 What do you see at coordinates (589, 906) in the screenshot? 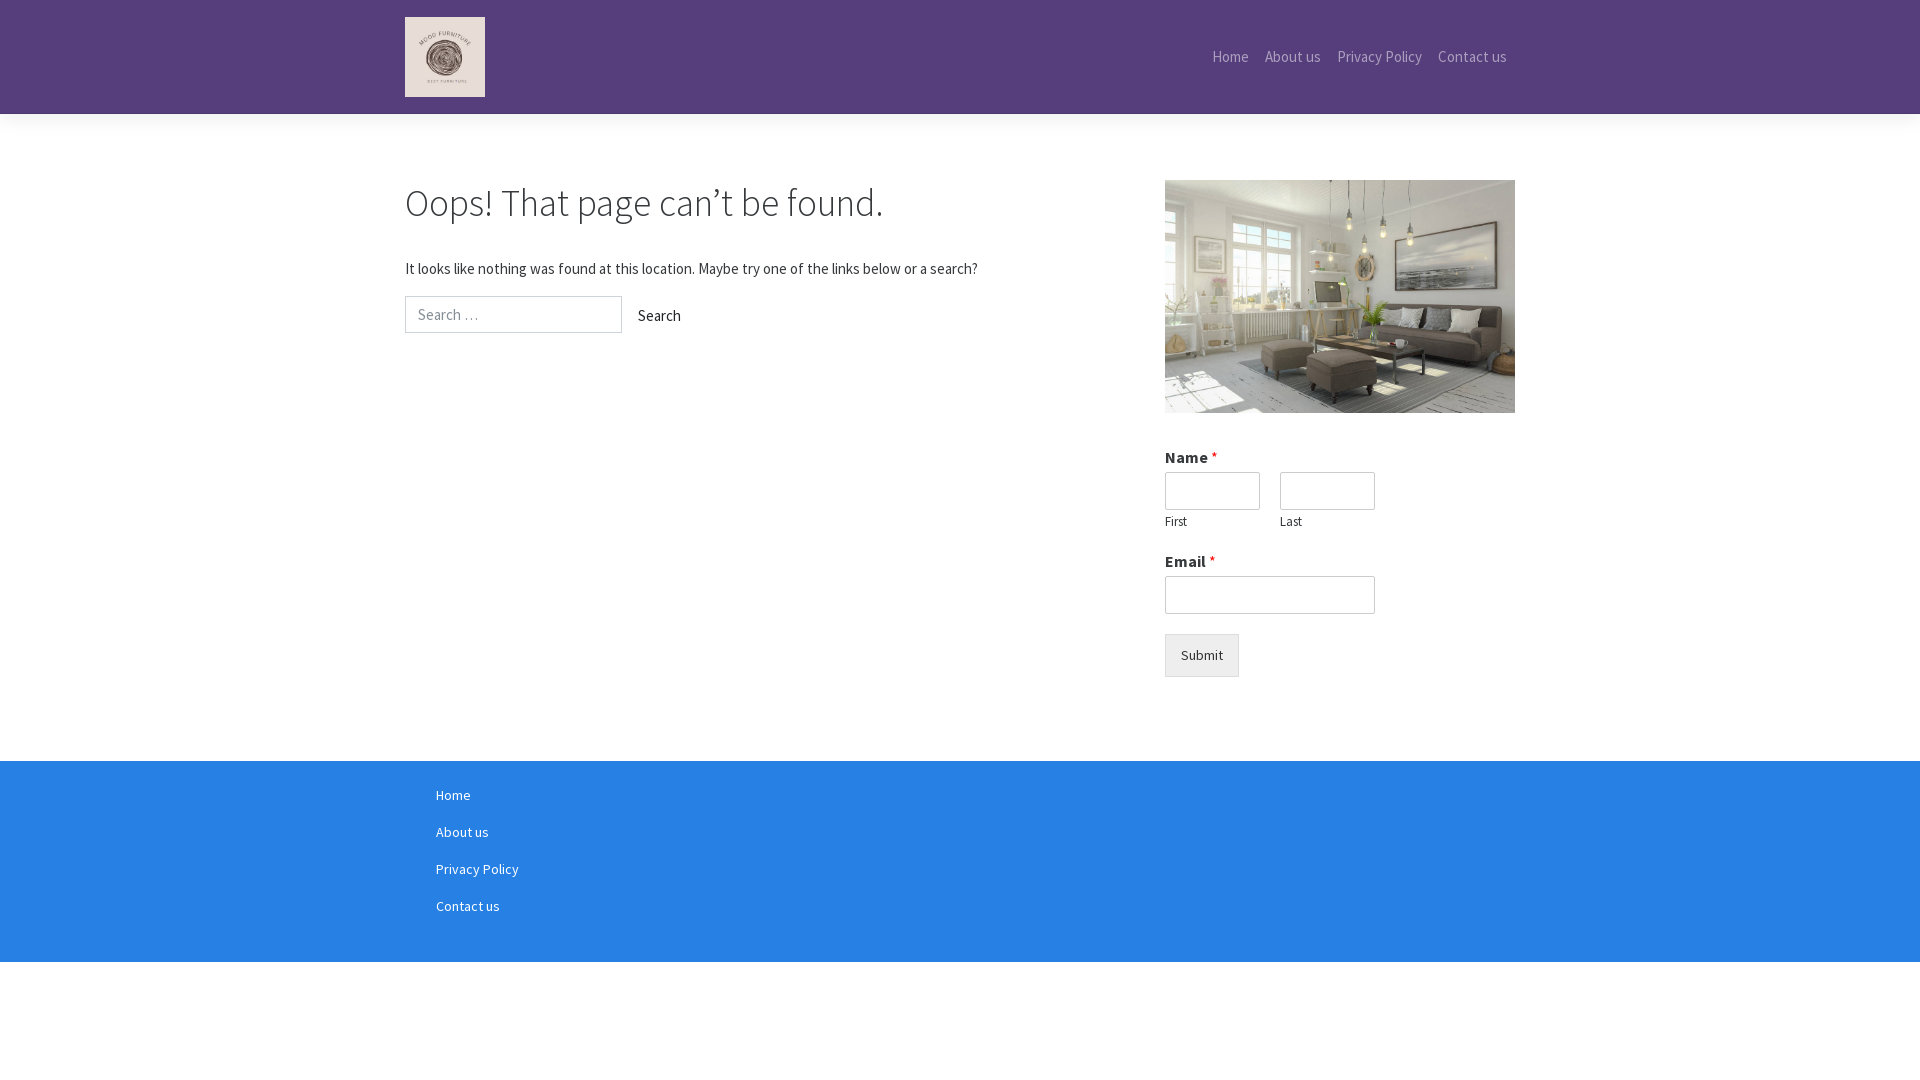
I see `'Contact us'` at bounding box center [589, 906].